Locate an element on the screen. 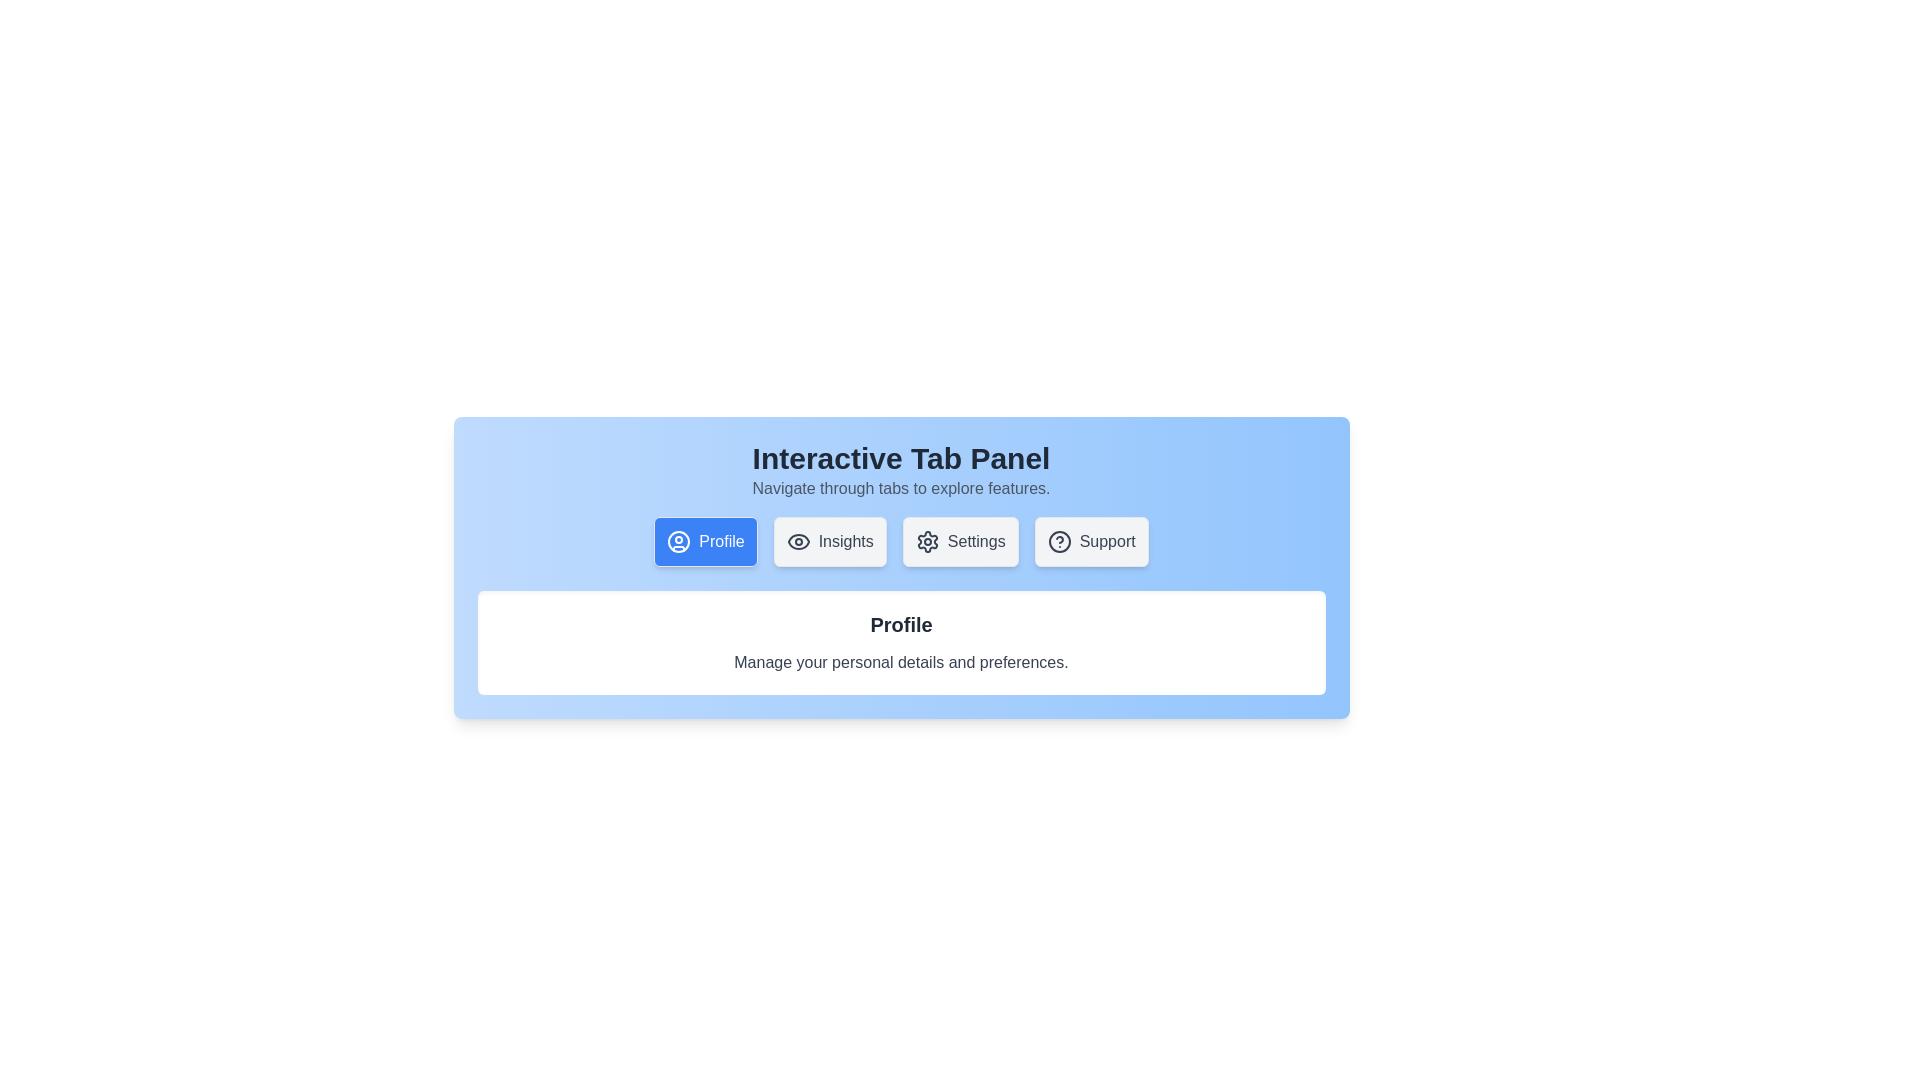 This screenshot has height=1080, width=1920. the tab labeled Insights to observe its hover effect is located at coordinates (830, 542).